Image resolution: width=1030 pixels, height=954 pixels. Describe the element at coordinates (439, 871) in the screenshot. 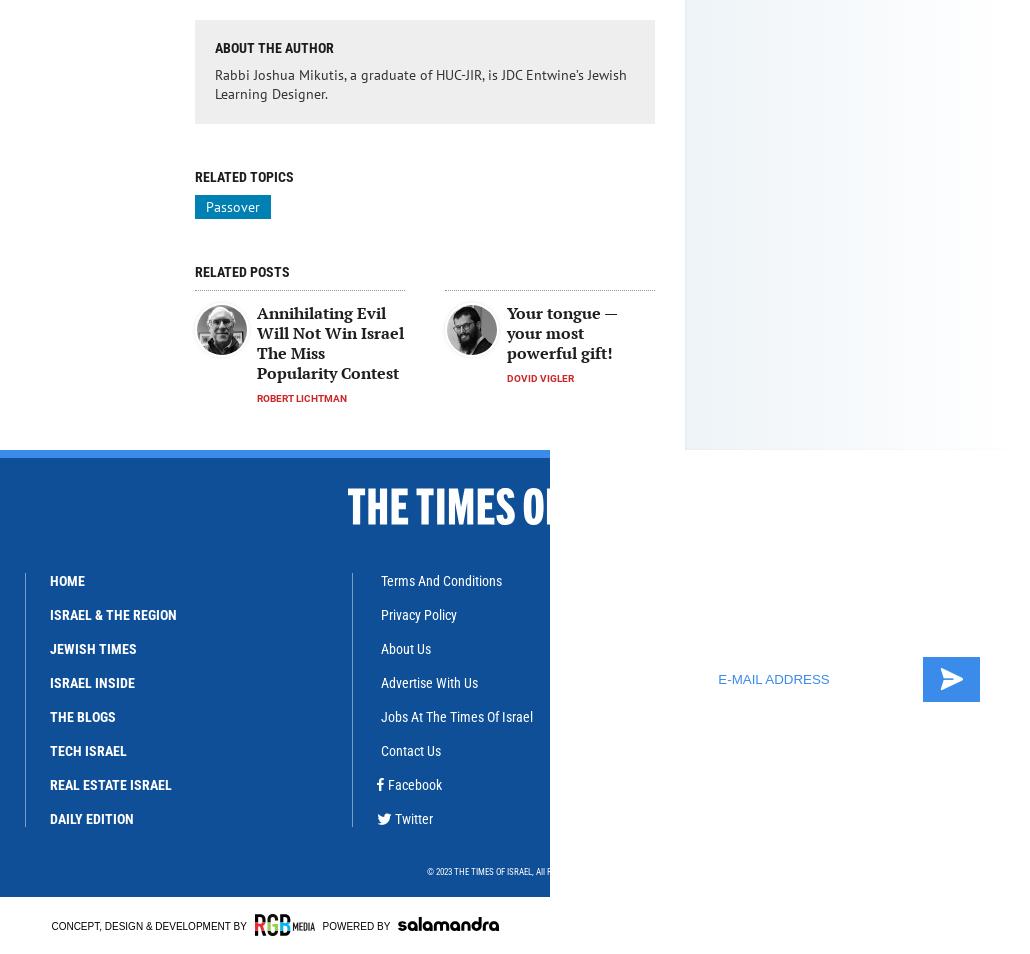

I see `'© 2023'` at that location.